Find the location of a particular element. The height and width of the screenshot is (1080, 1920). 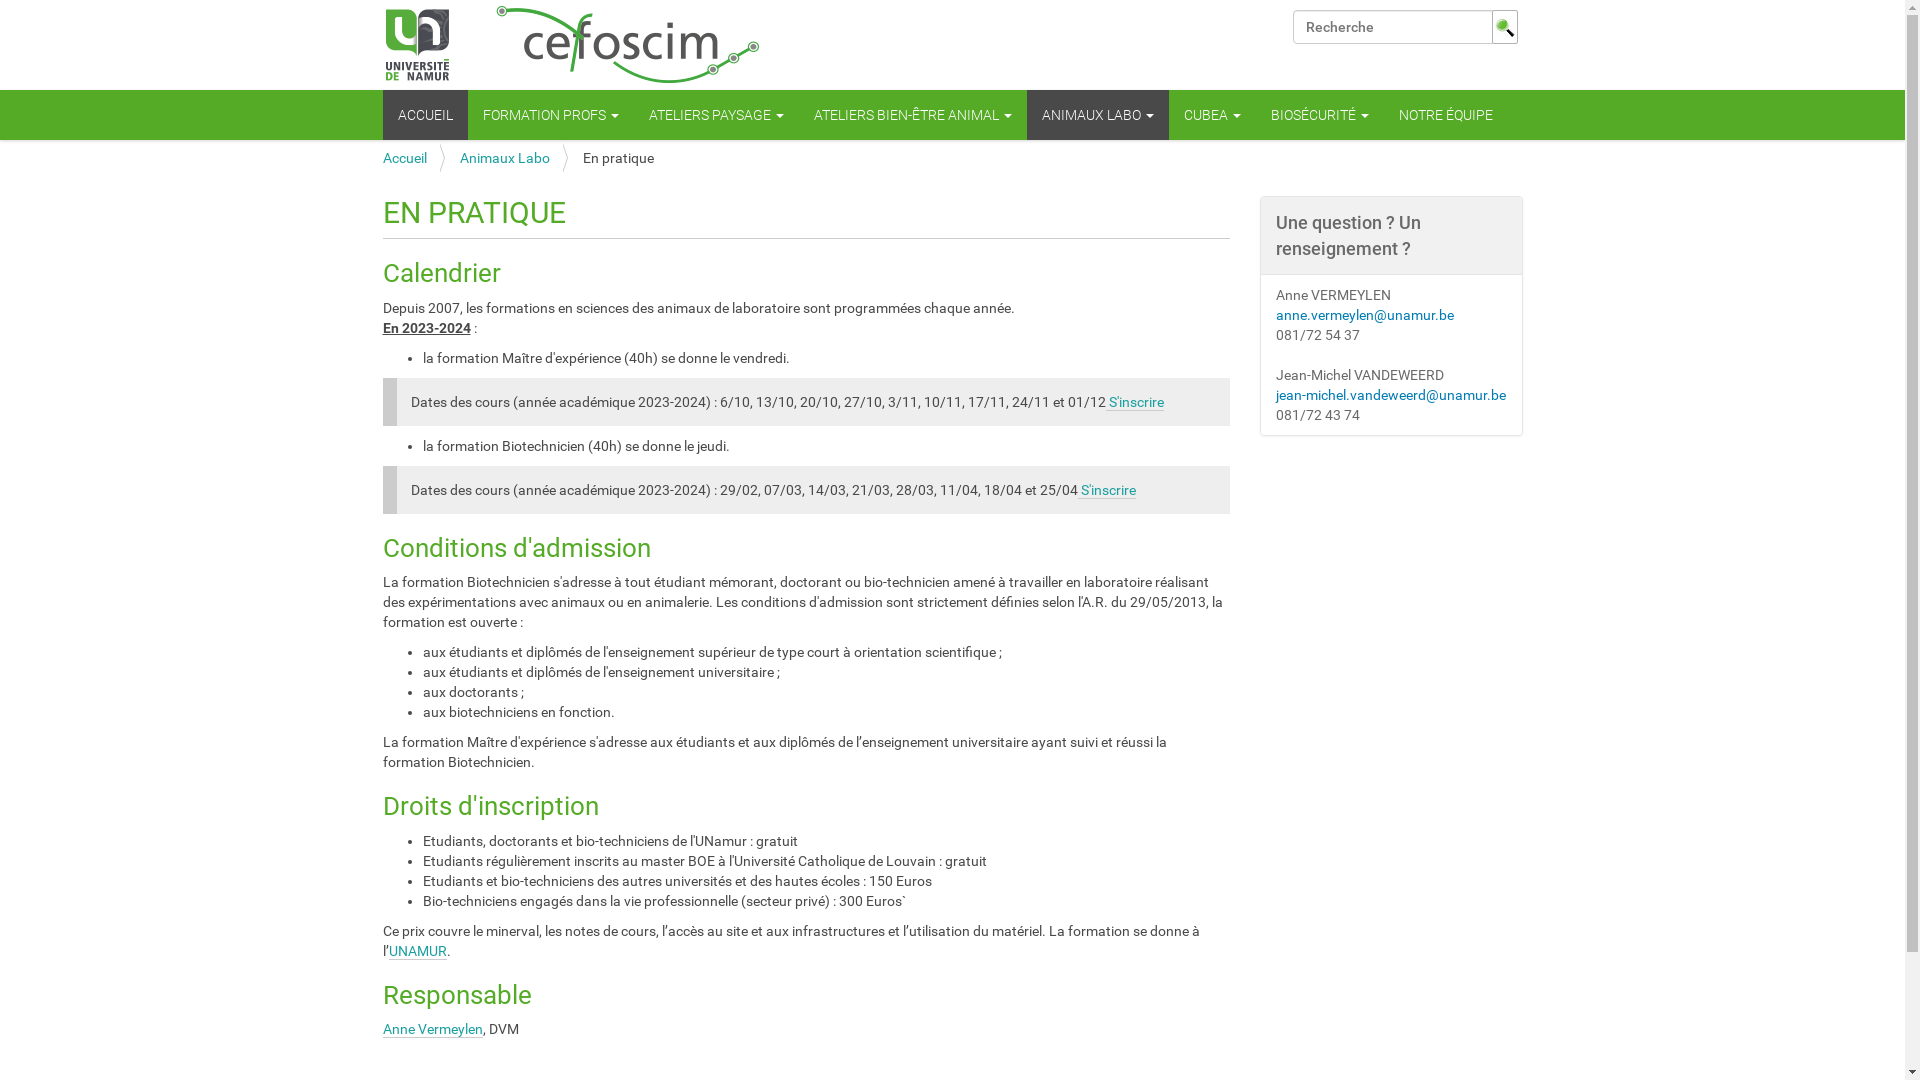

'Animaux Labo' is located at coordinates (504, 157).